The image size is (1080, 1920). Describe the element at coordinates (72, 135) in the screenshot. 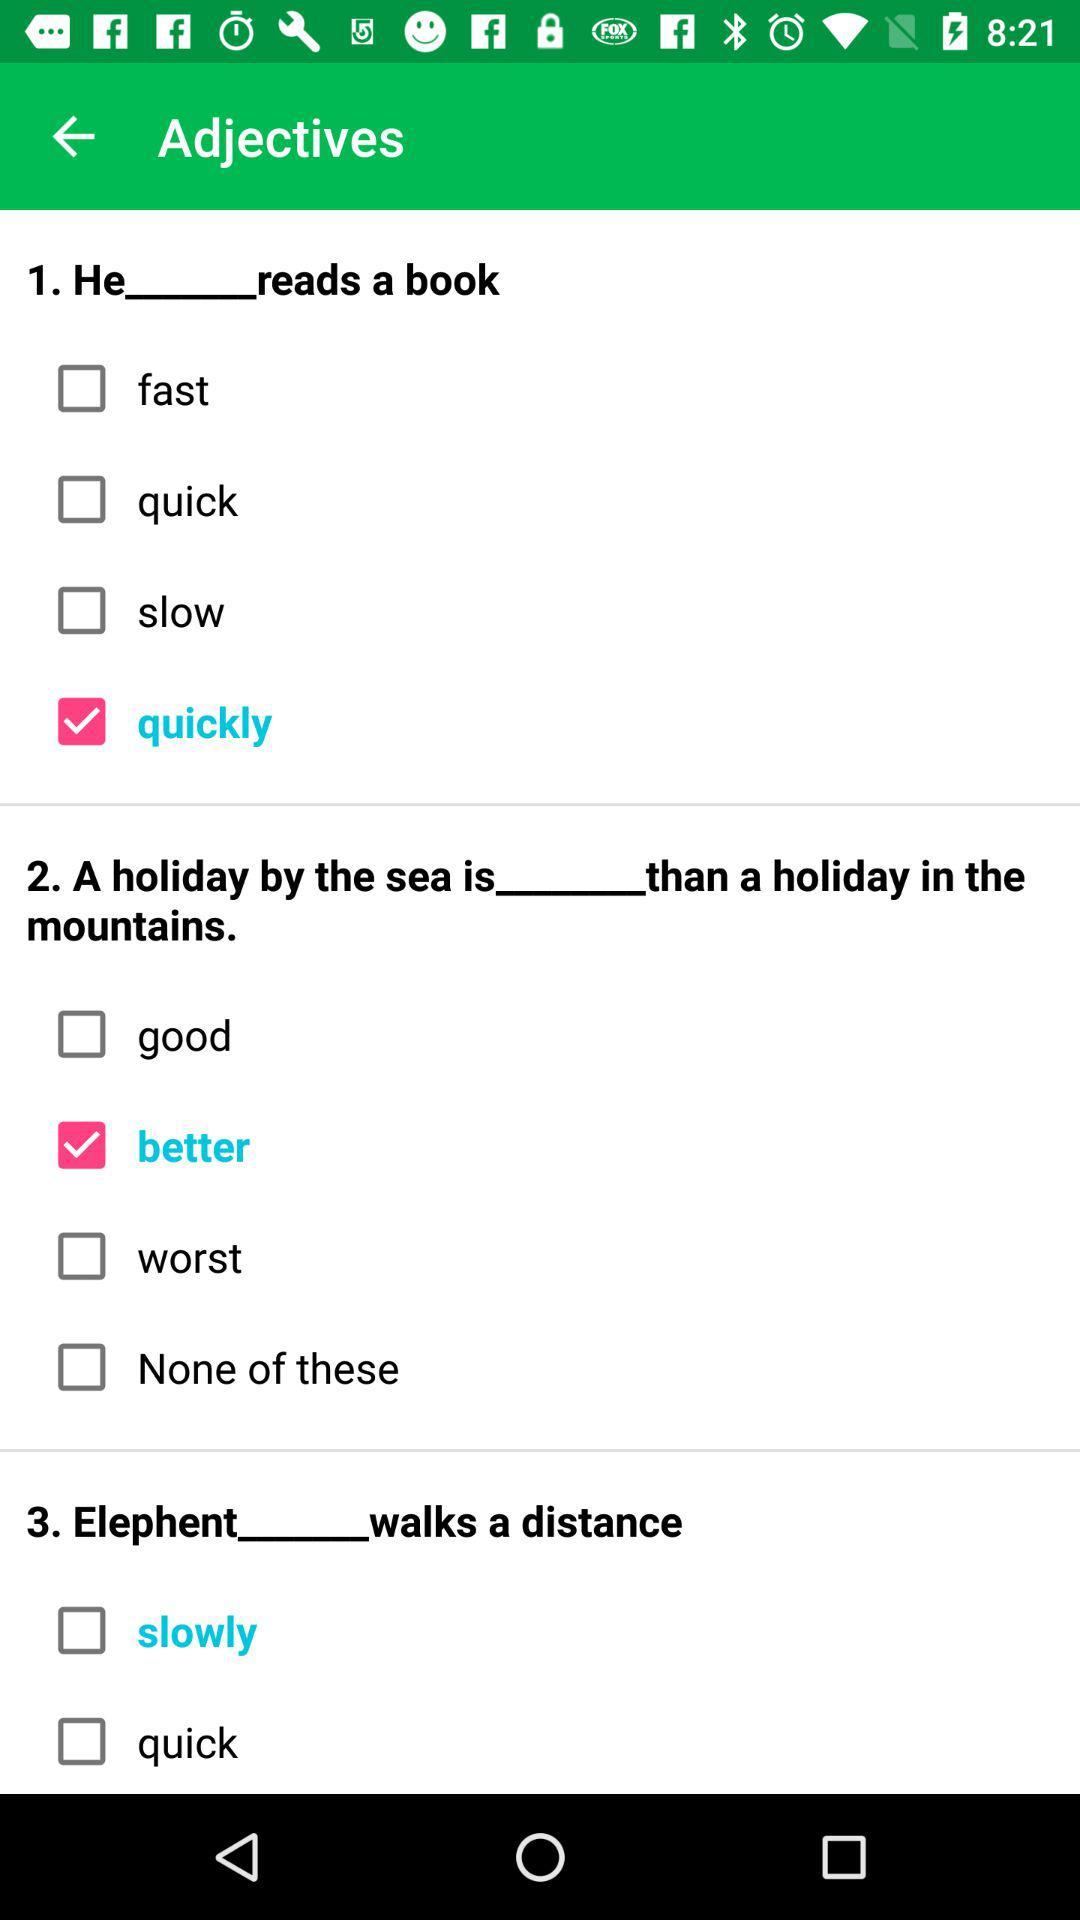

I see `the app next to adjectives item` at that location.